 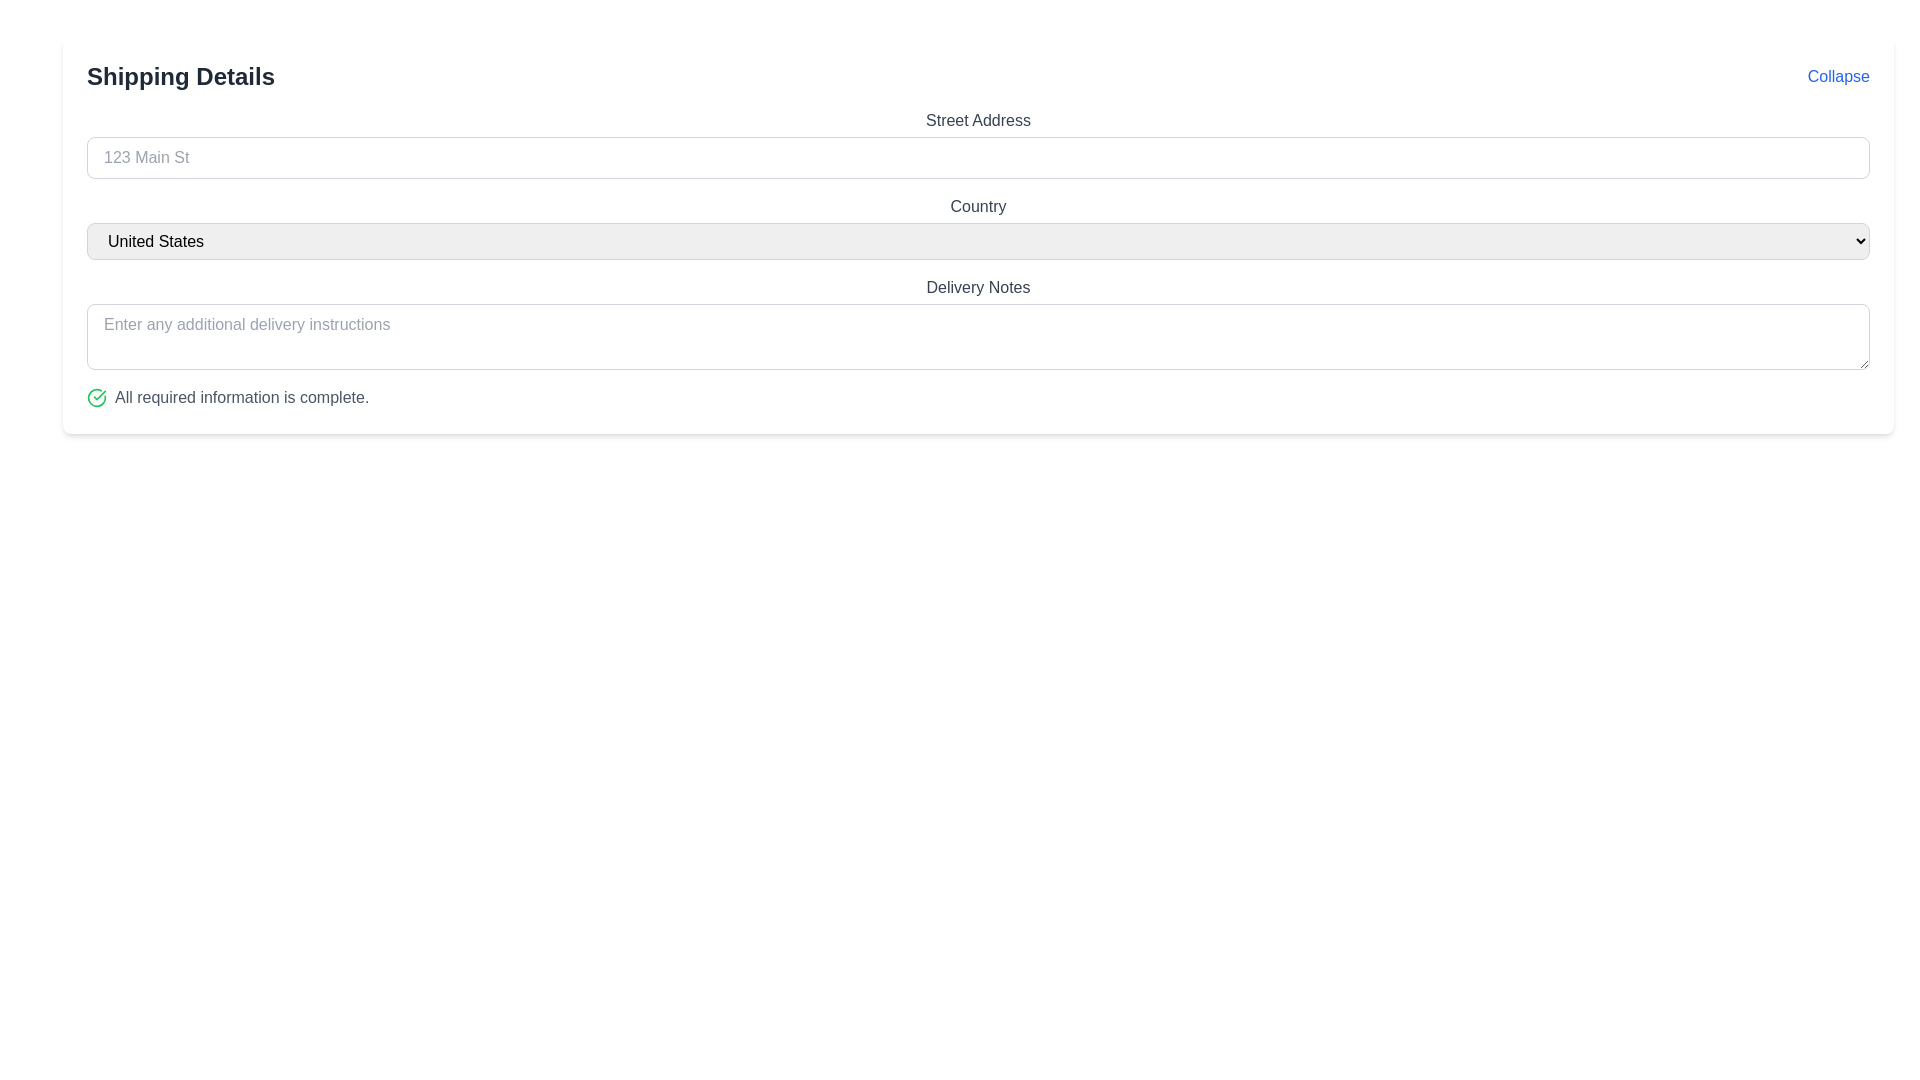 What do you see at coordinates (978, 226) in the screenshot?
I see `an option from the dropdown menu labeled 'United States', which is styled with rounded corners and has a downward arrow icon` at bounding box center [978, 226].